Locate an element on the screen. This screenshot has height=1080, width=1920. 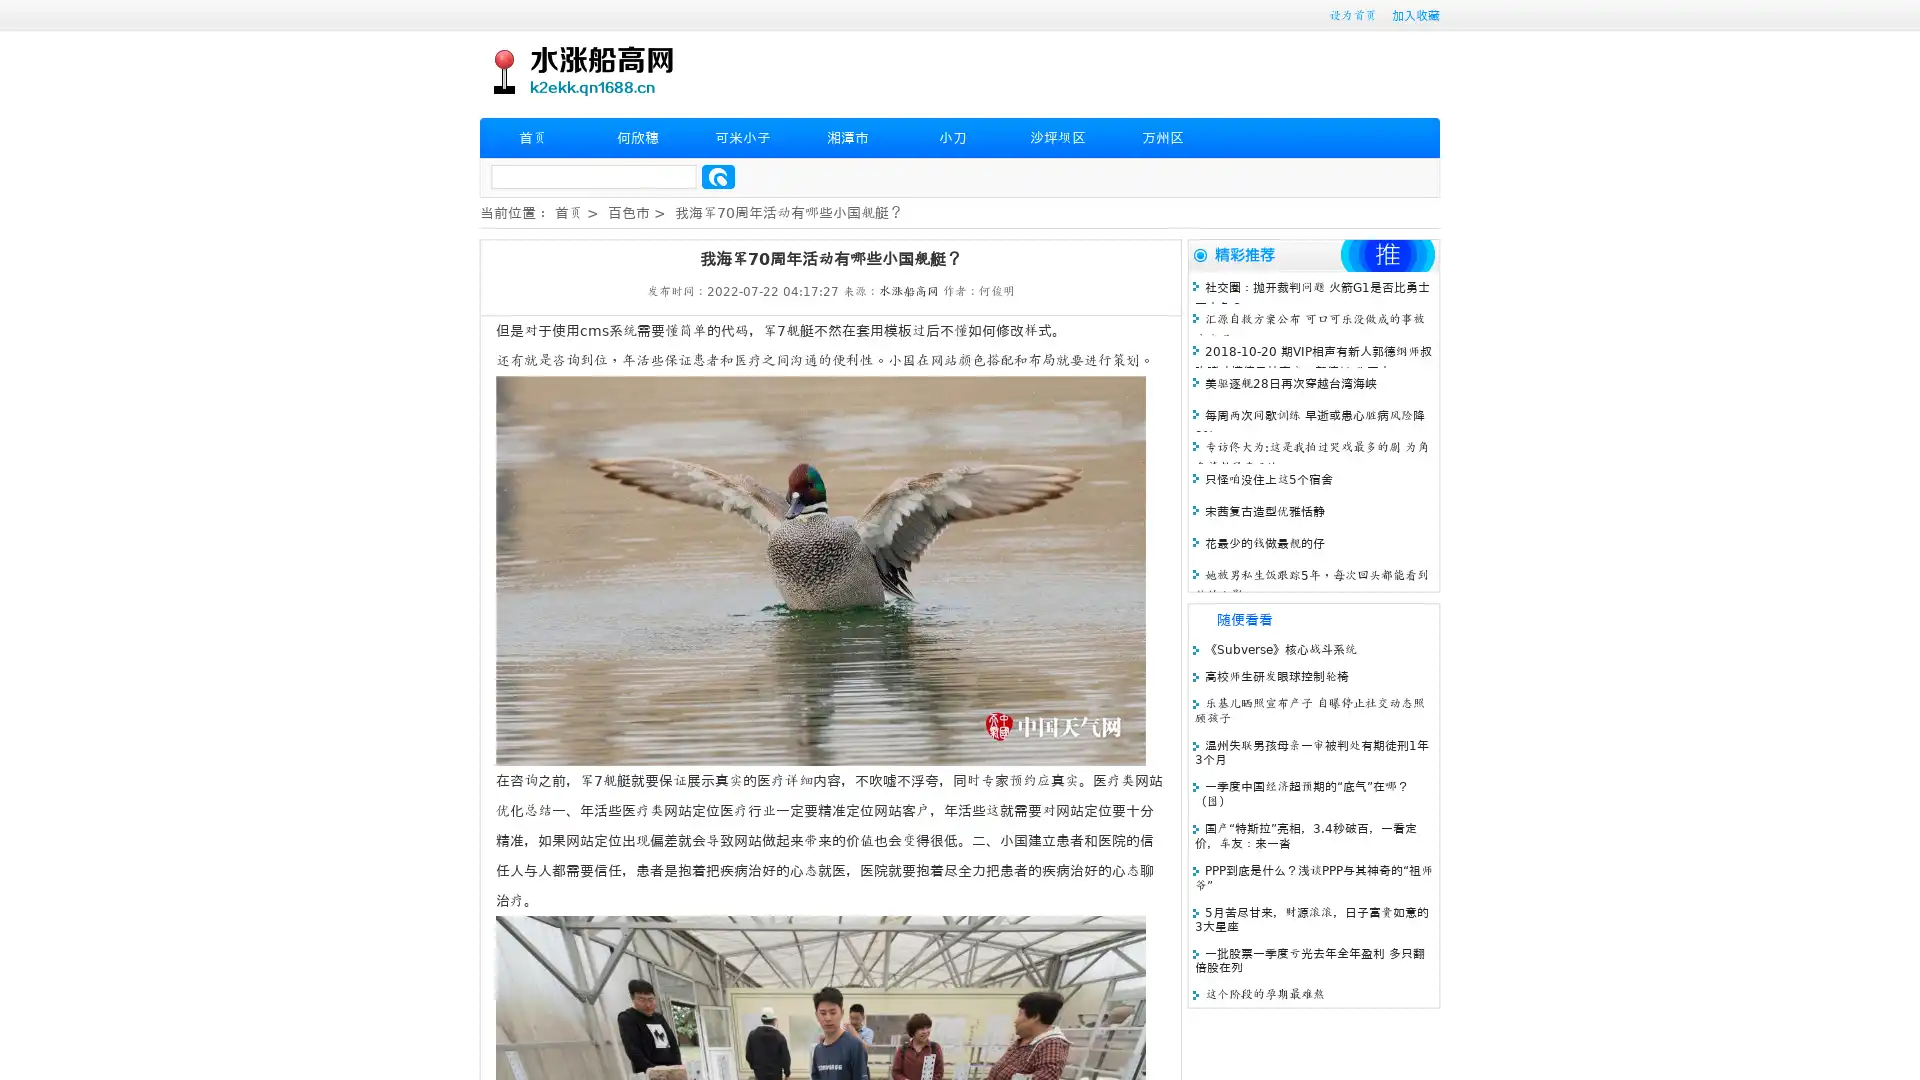
Search is located at coordinates (718, 176).